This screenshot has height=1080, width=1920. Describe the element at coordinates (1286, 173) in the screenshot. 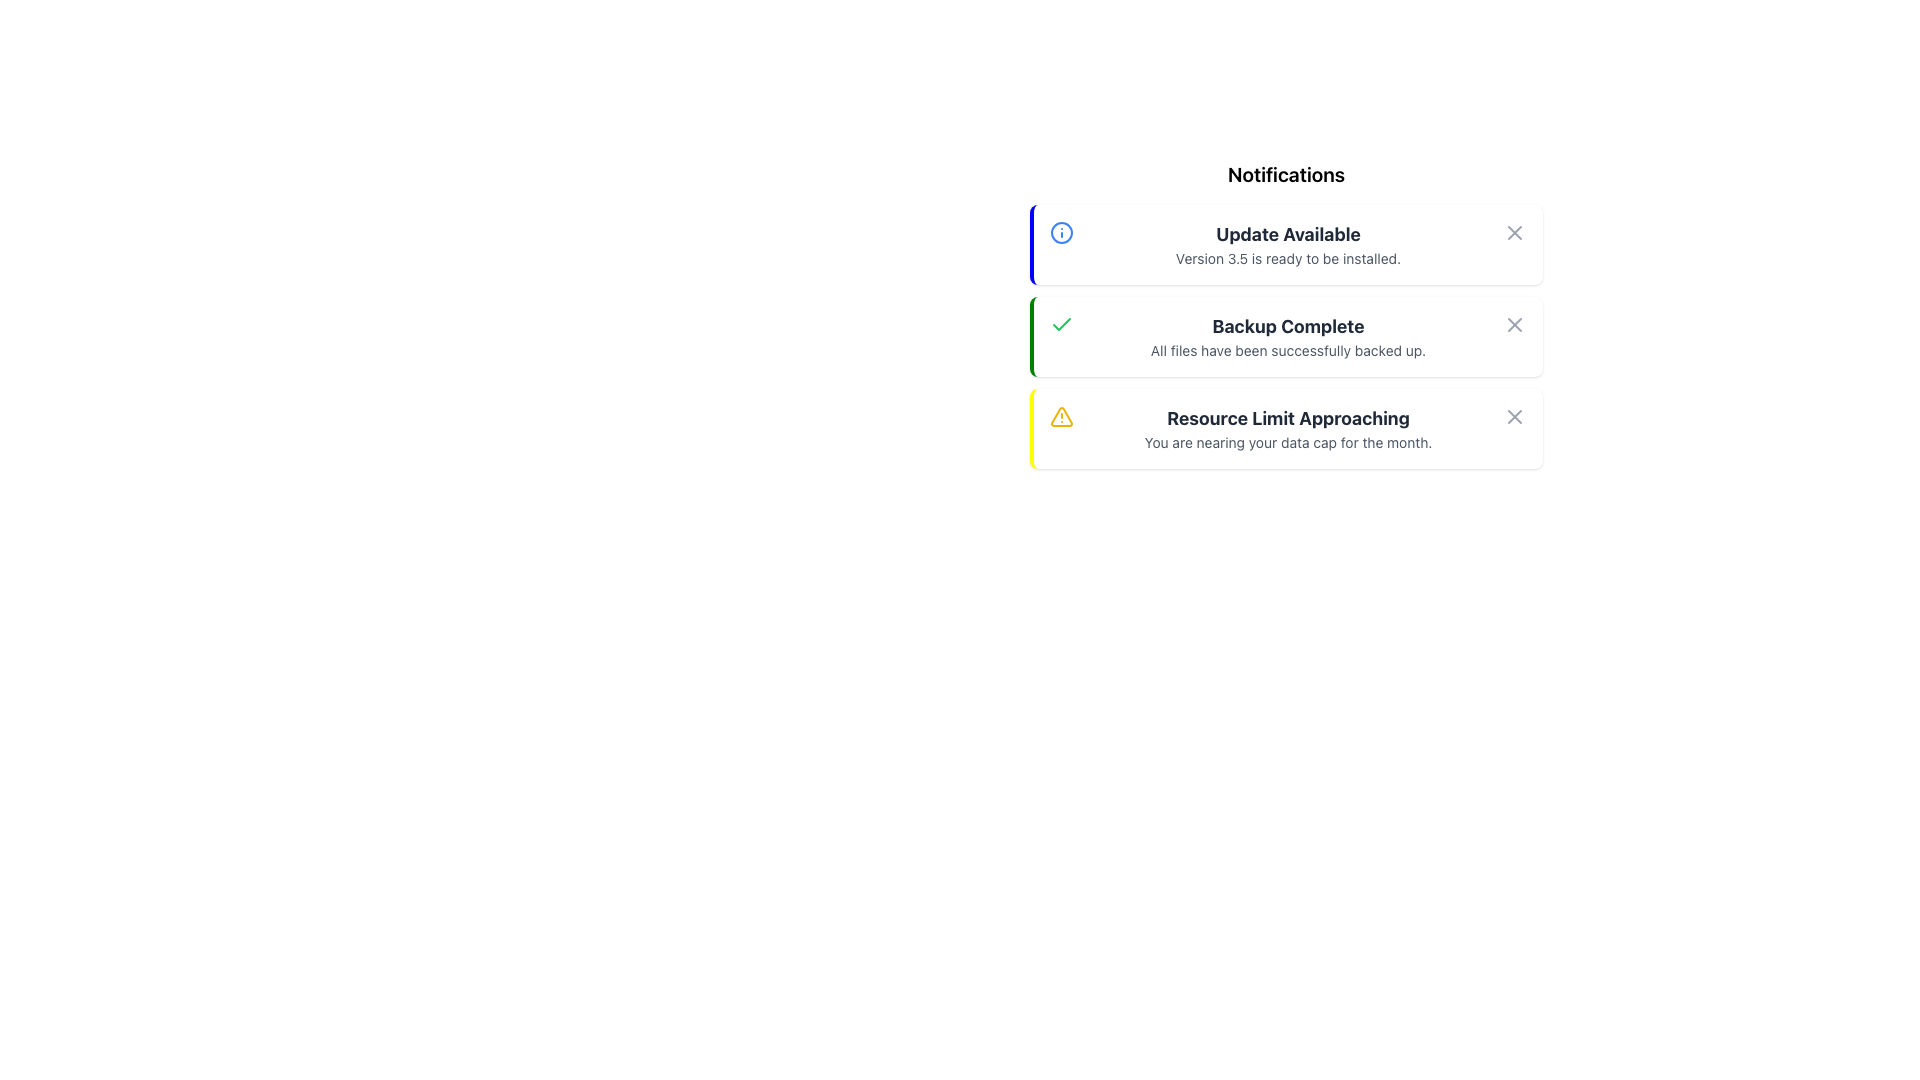

I see `the Text Label that informs the user about the content of the panel containing notifications, located at the top above the first notification item labeled 'Update Available'` at that location.